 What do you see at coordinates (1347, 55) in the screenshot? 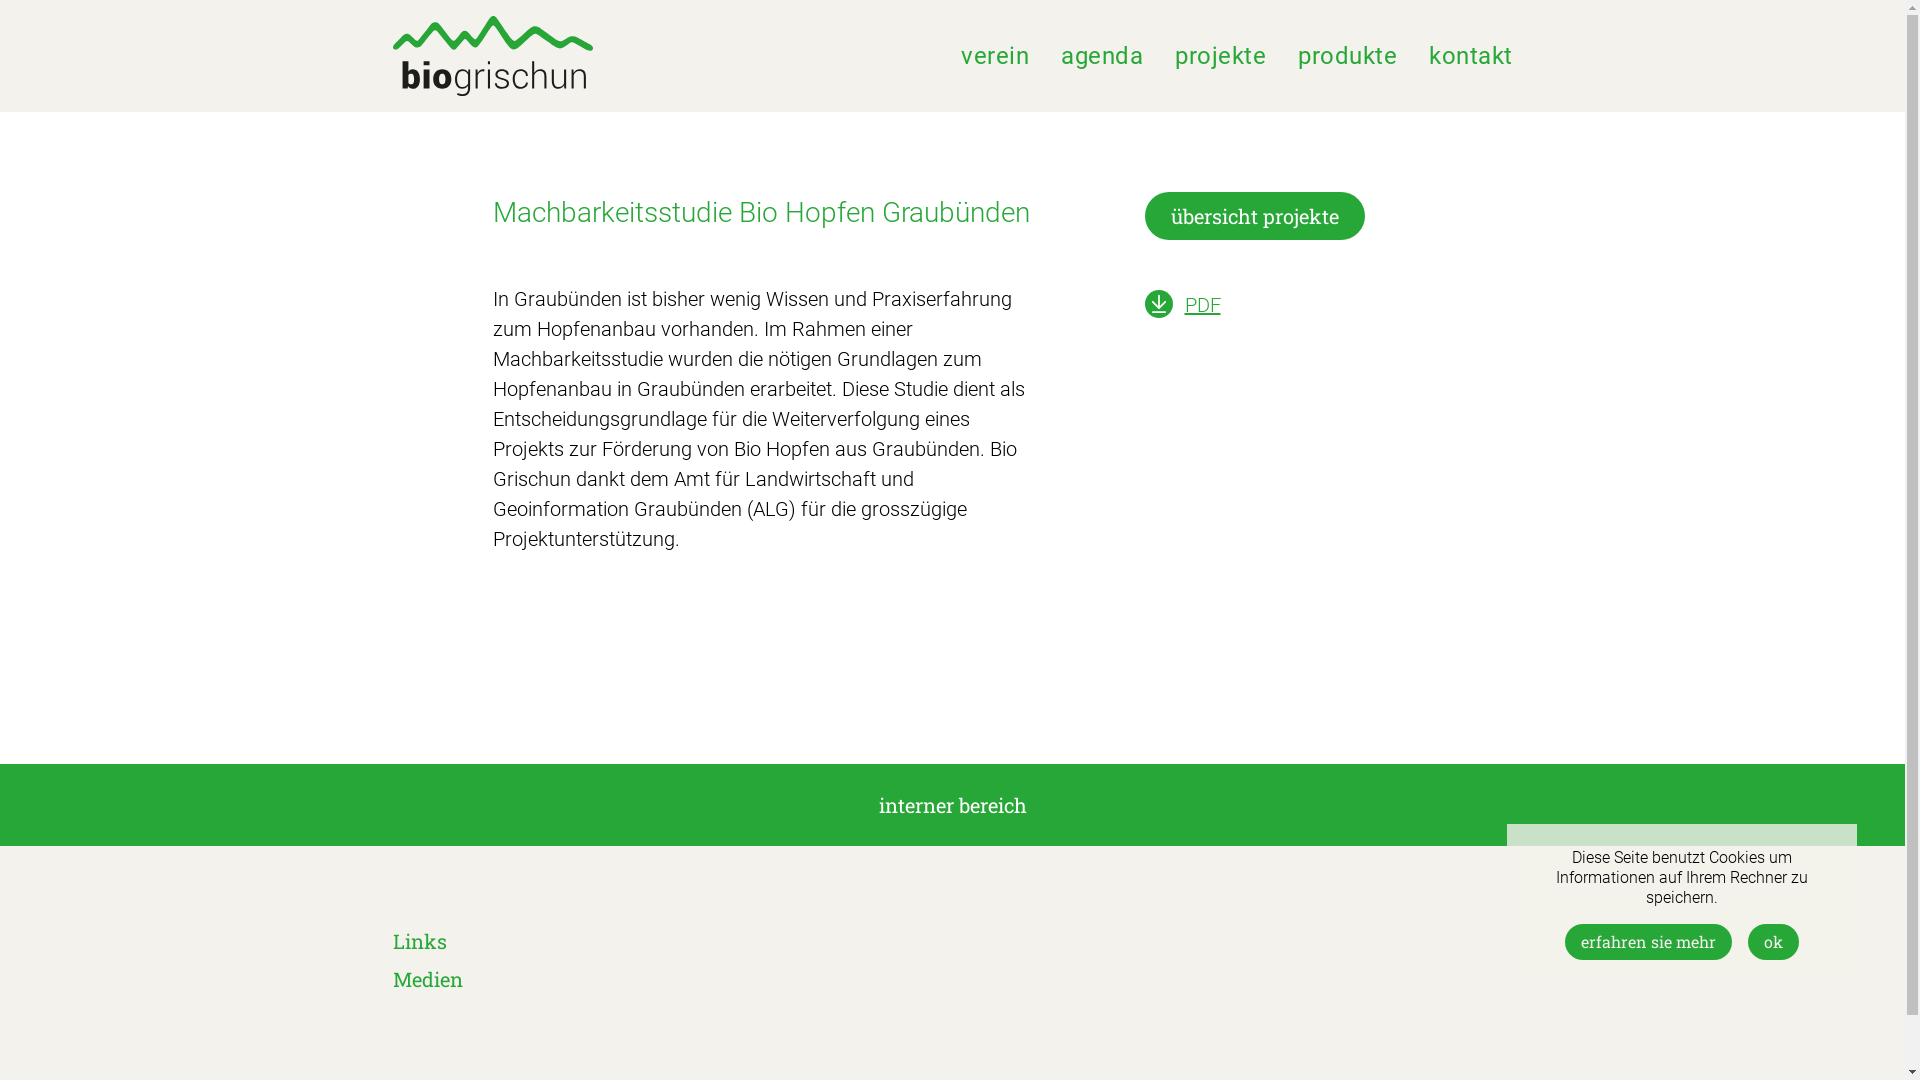
I see `'produkte'` at bounding box center [1347, 55].